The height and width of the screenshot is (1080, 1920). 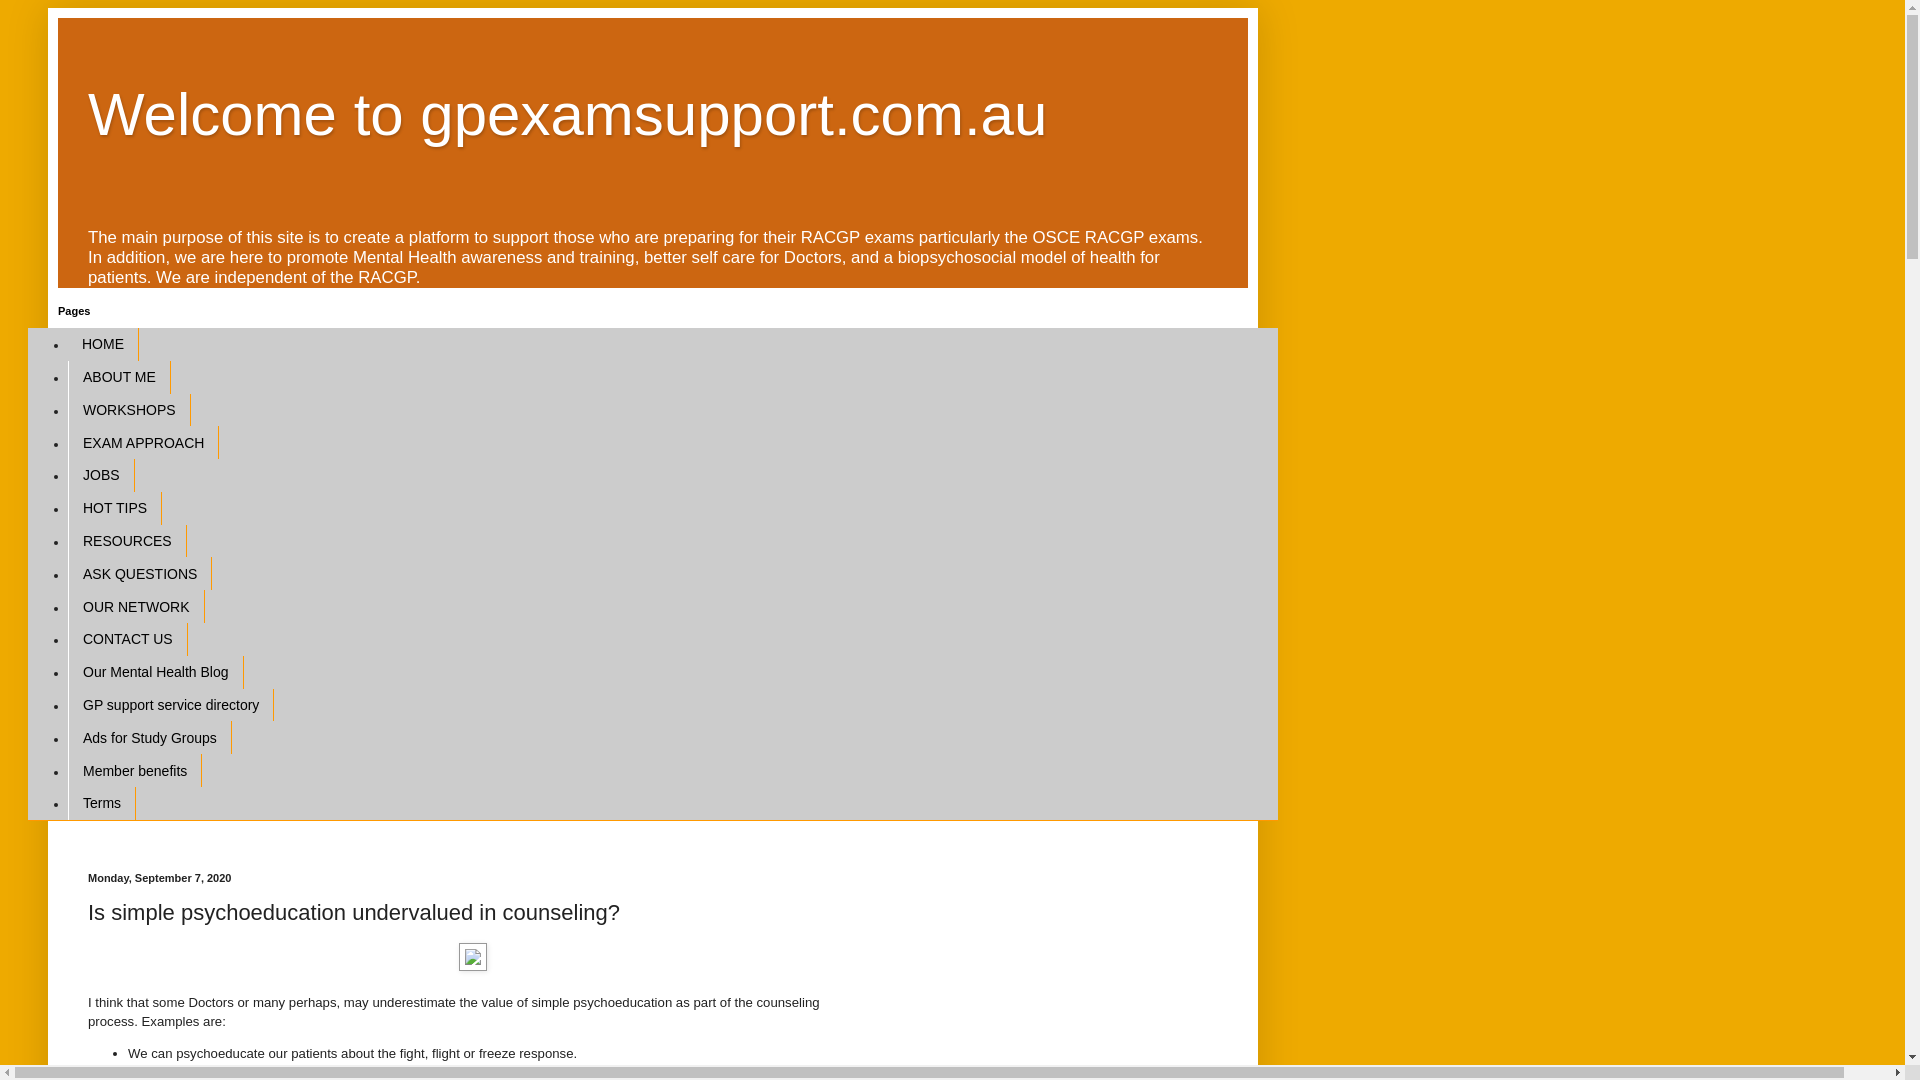 I want to click on 'RESOURCES', so click(x=126, y=541).